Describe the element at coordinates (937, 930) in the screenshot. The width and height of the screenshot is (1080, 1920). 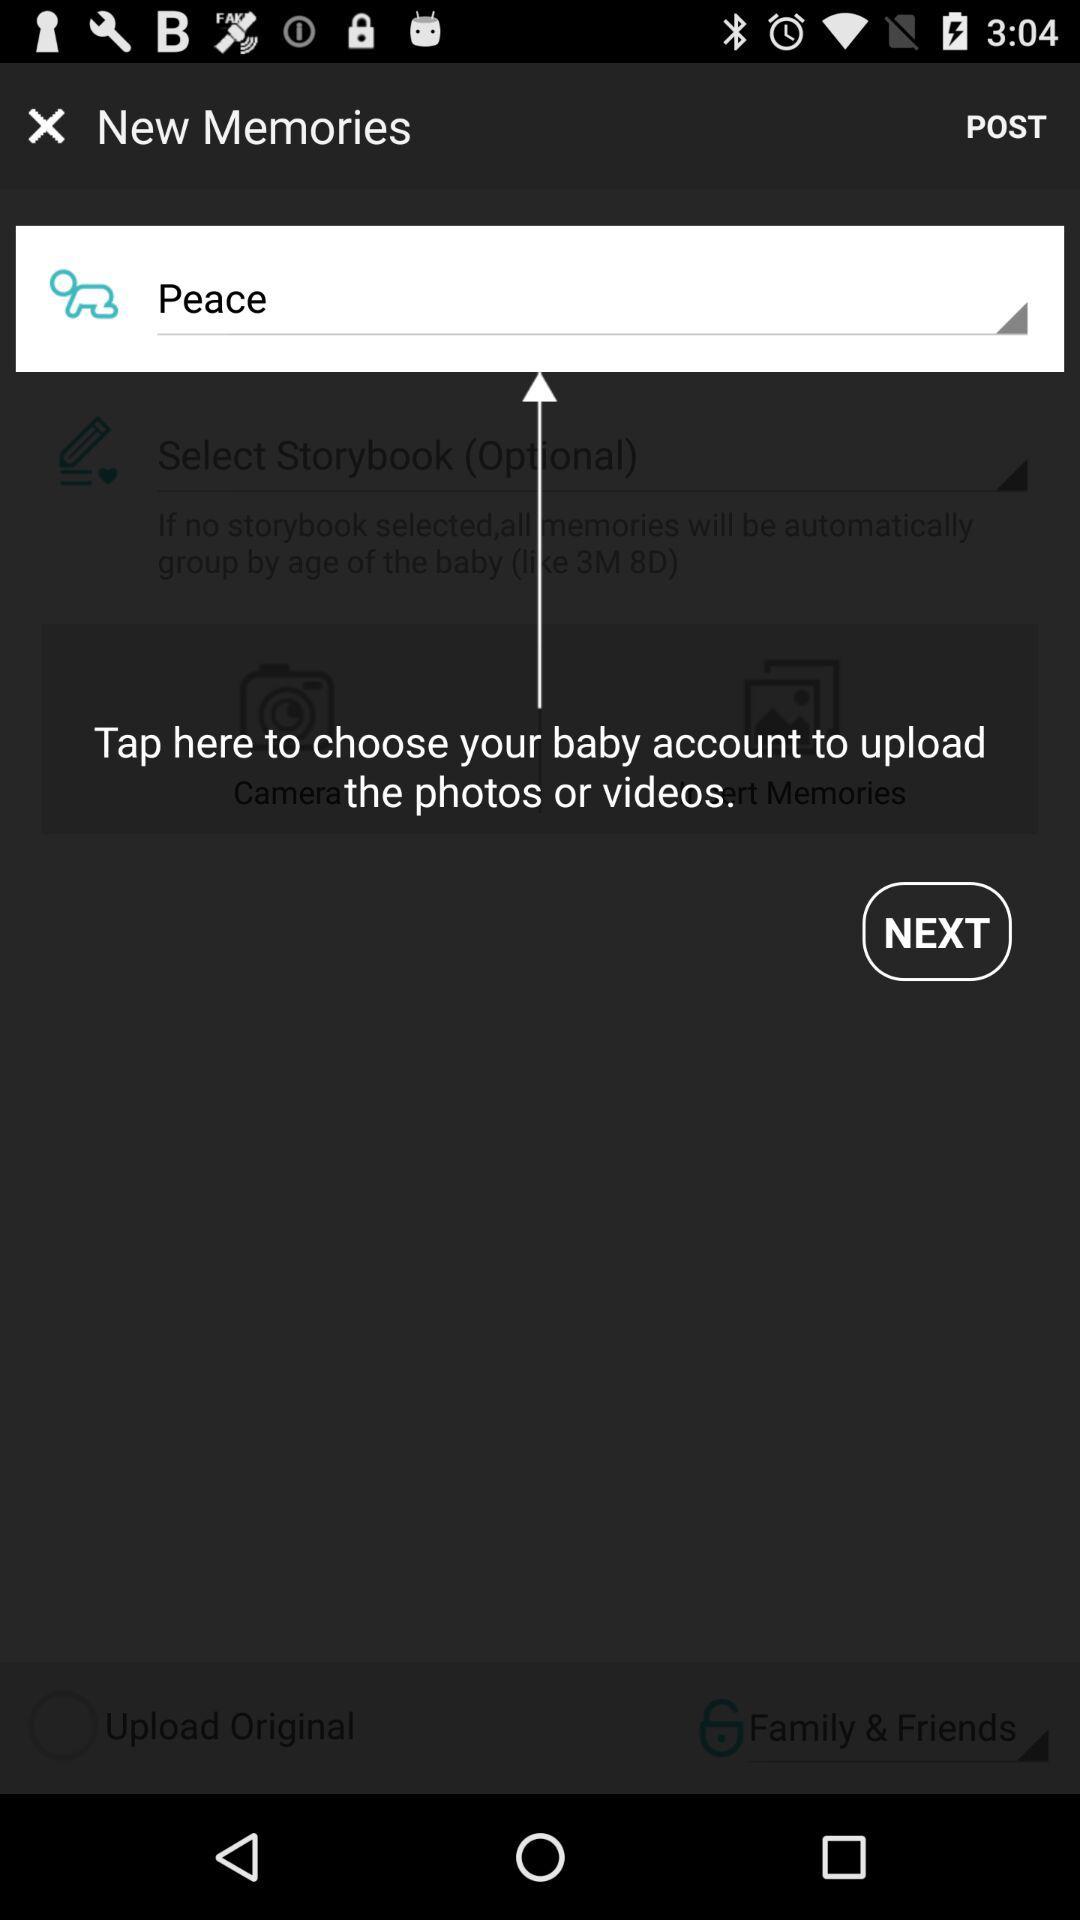
I see `app on the right` at that location.